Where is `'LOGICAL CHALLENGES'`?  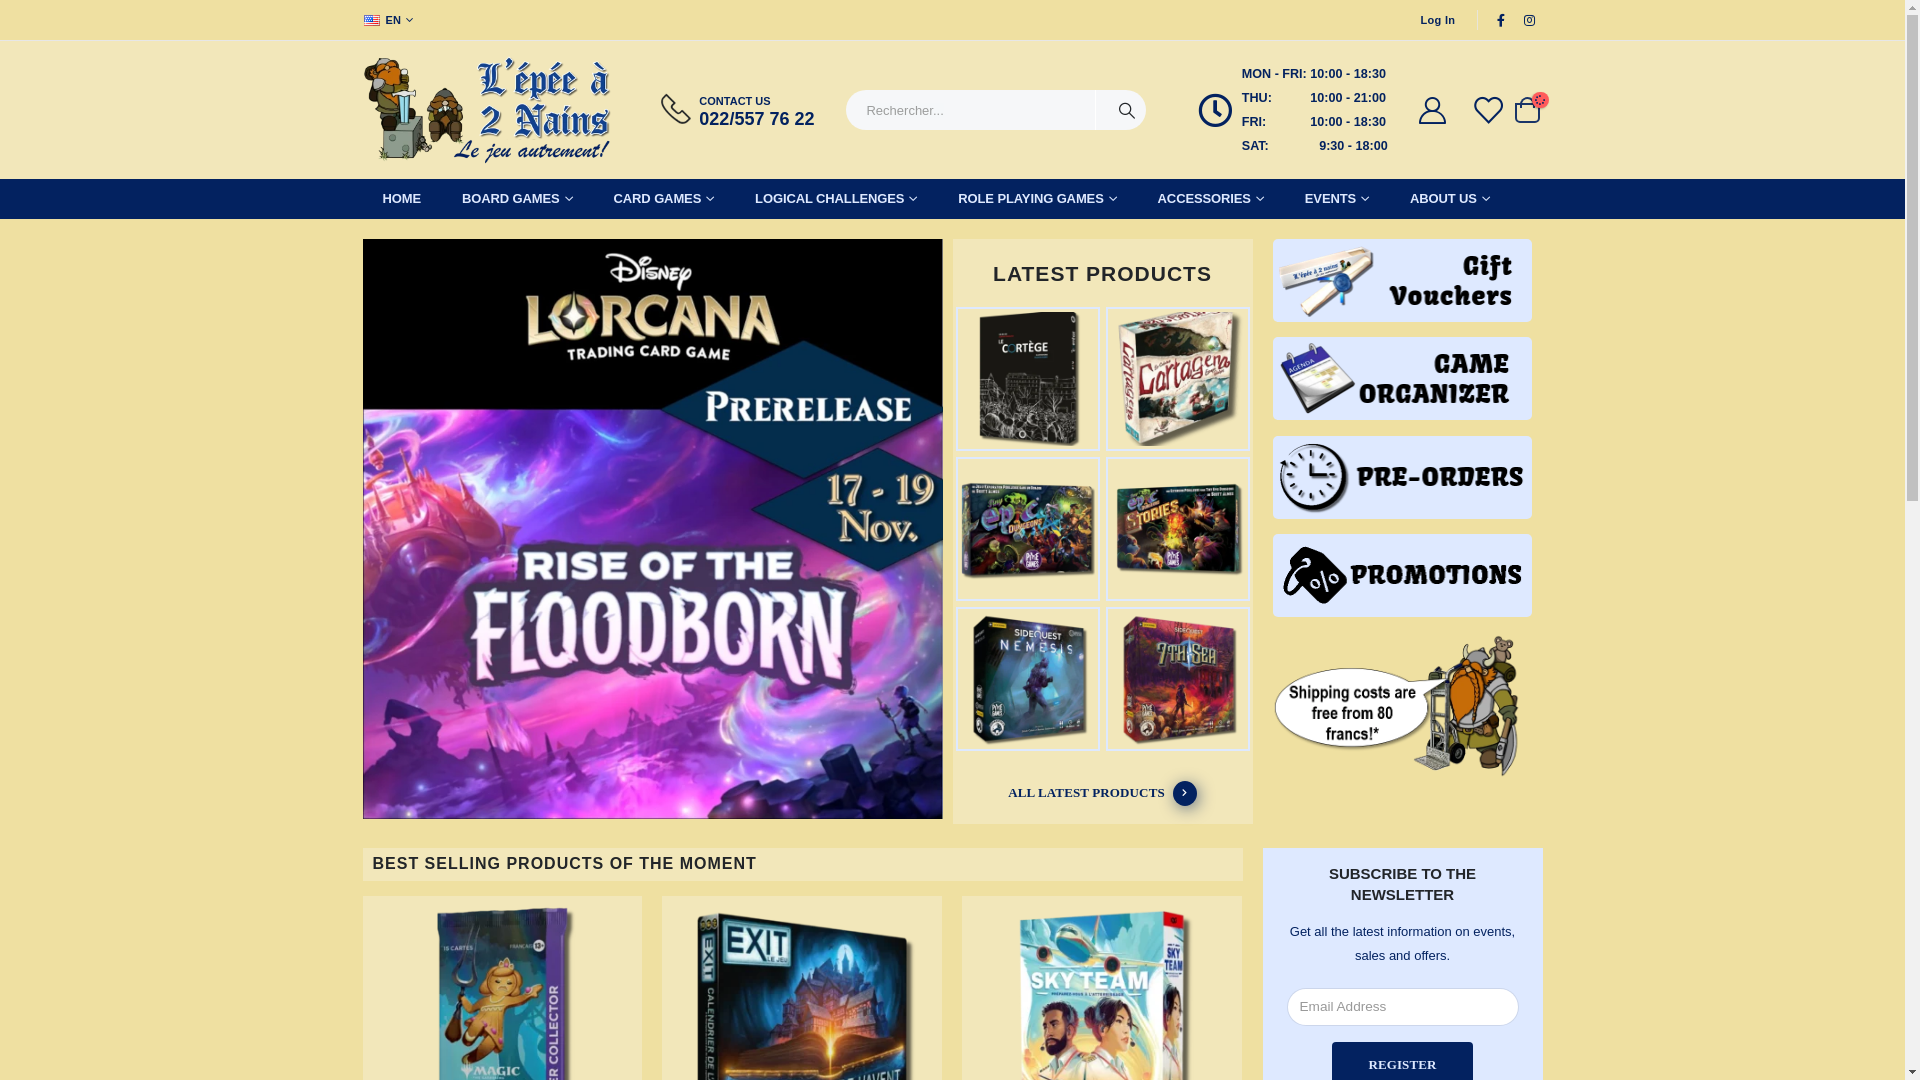
'LOGICAL CHALLENGES' is located at coordinates (835, 199).